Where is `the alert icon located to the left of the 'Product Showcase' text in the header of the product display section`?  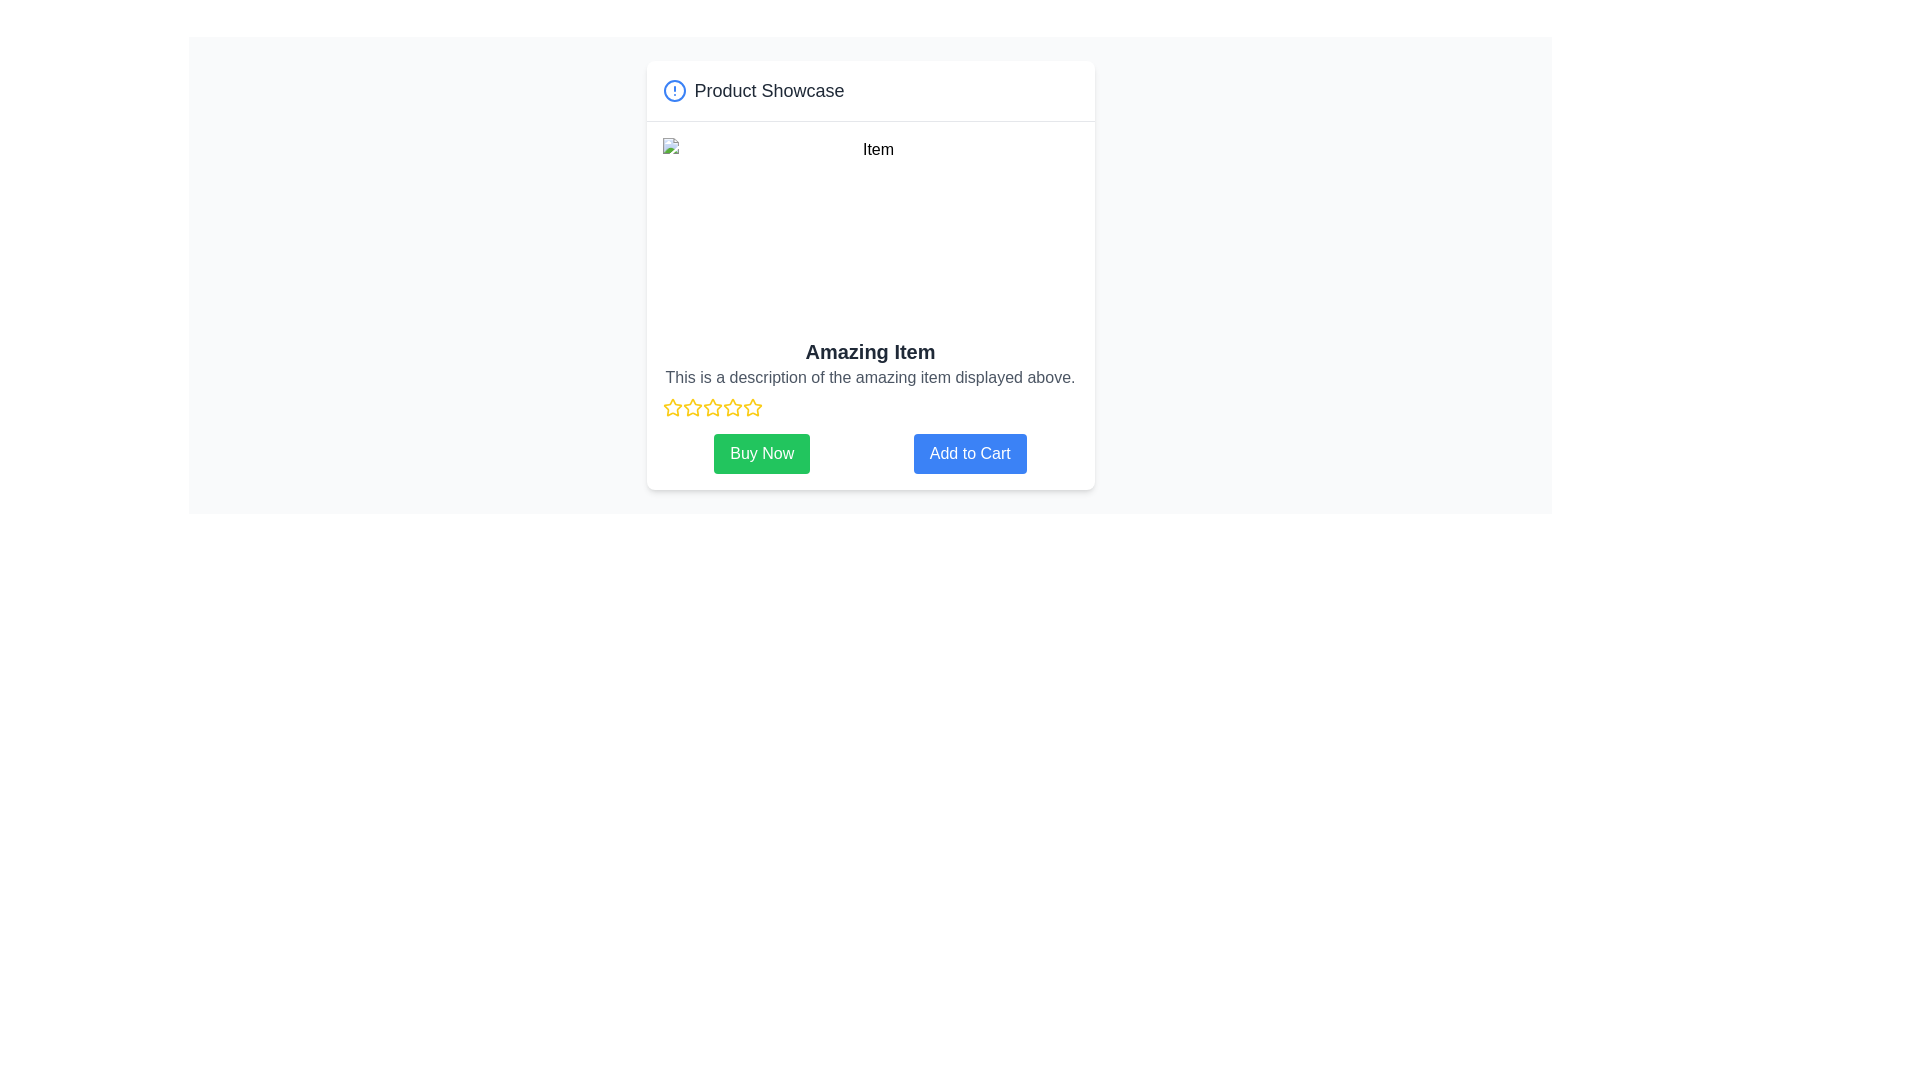 the alert icon located to the left of the 'Product Showcase' text in the header of the product display section is located at coordinates (674, 91).